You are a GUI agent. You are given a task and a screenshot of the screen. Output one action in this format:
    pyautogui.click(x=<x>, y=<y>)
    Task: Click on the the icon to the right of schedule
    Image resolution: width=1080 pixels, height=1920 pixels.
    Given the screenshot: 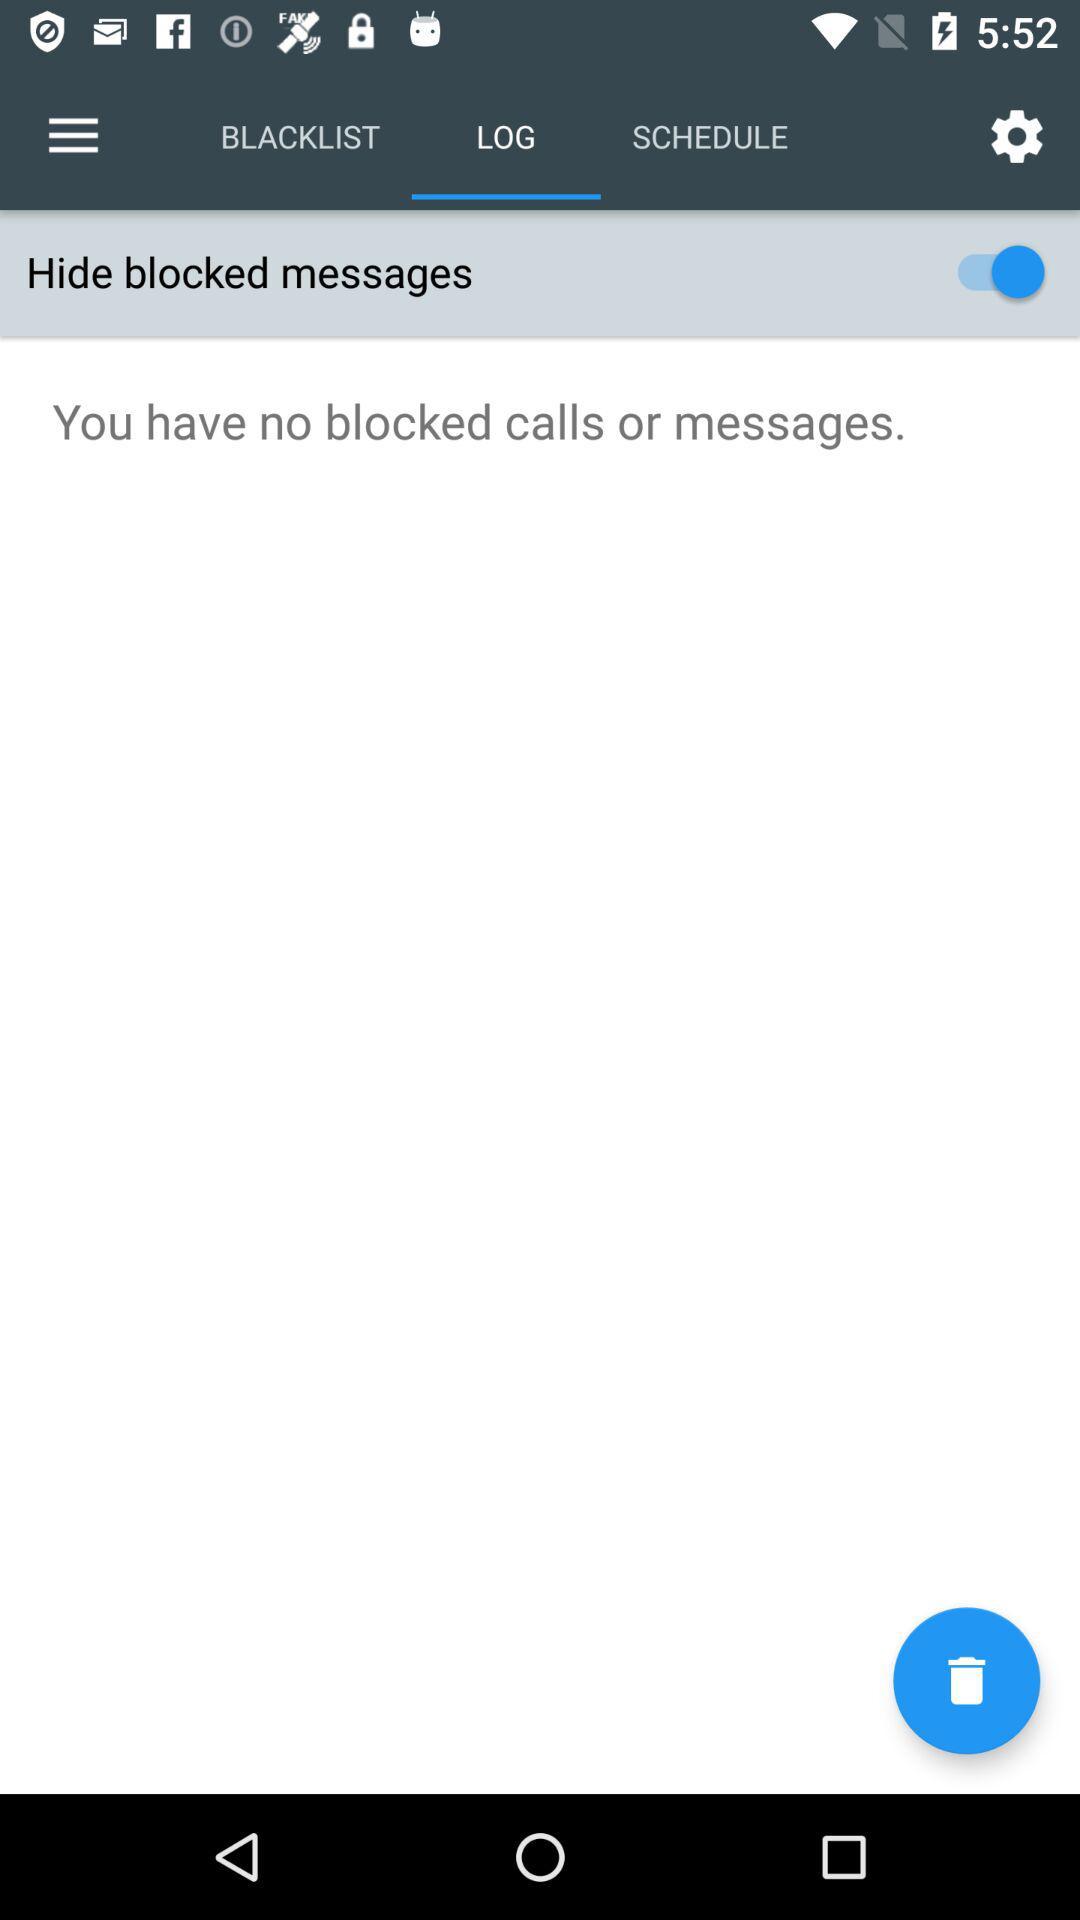 What is the action you would take?
    pyautogui.click(x=1017, y=135)
    